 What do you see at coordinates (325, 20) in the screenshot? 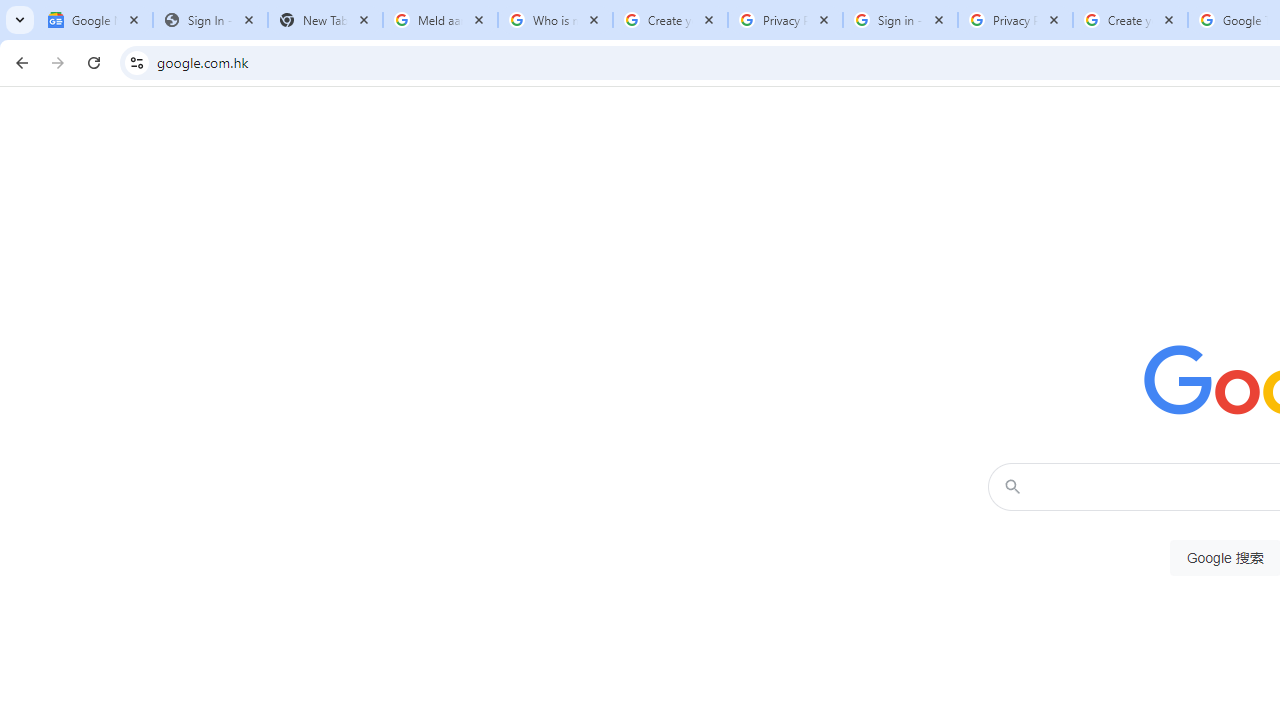
I see `'New Tab'` at bounding box center [325, 20].